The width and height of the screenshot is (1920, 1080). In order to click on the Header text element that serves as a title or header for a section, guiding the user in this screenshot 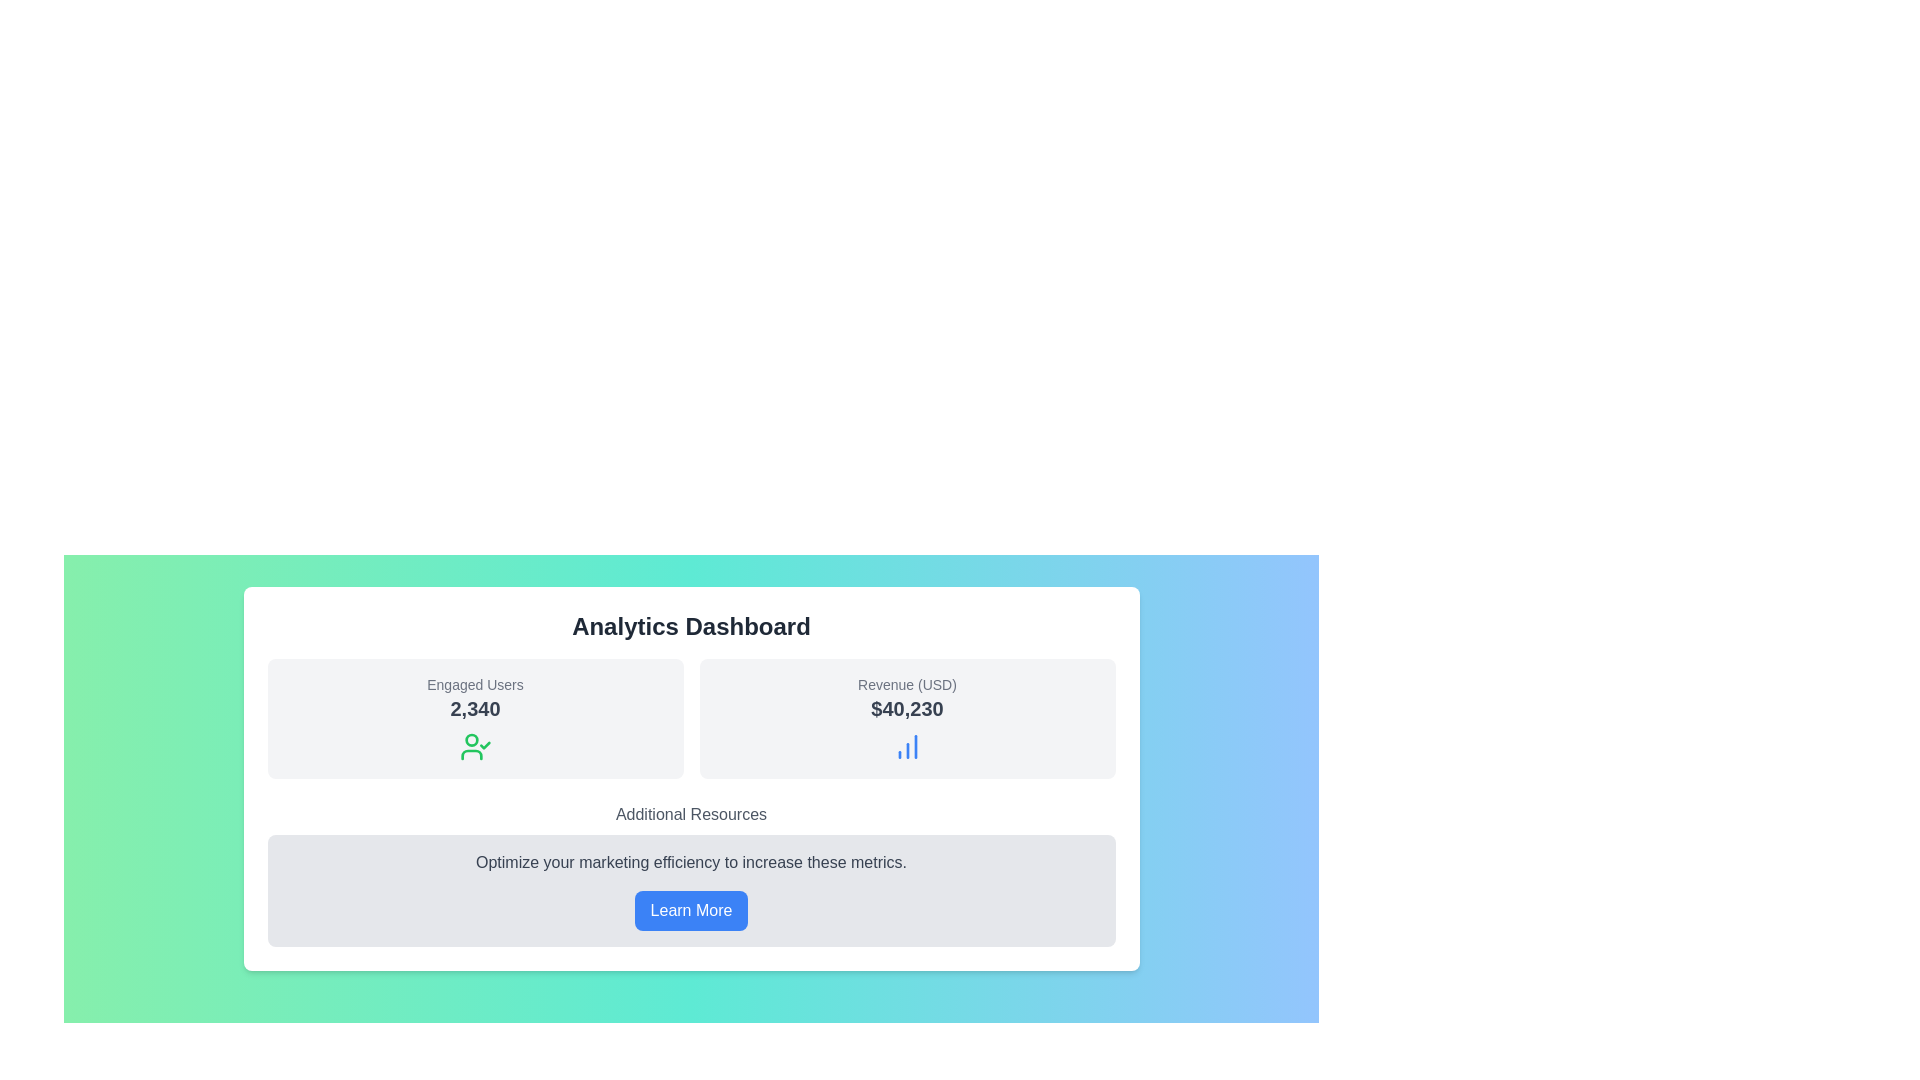, I will do `click(691, 814)`.